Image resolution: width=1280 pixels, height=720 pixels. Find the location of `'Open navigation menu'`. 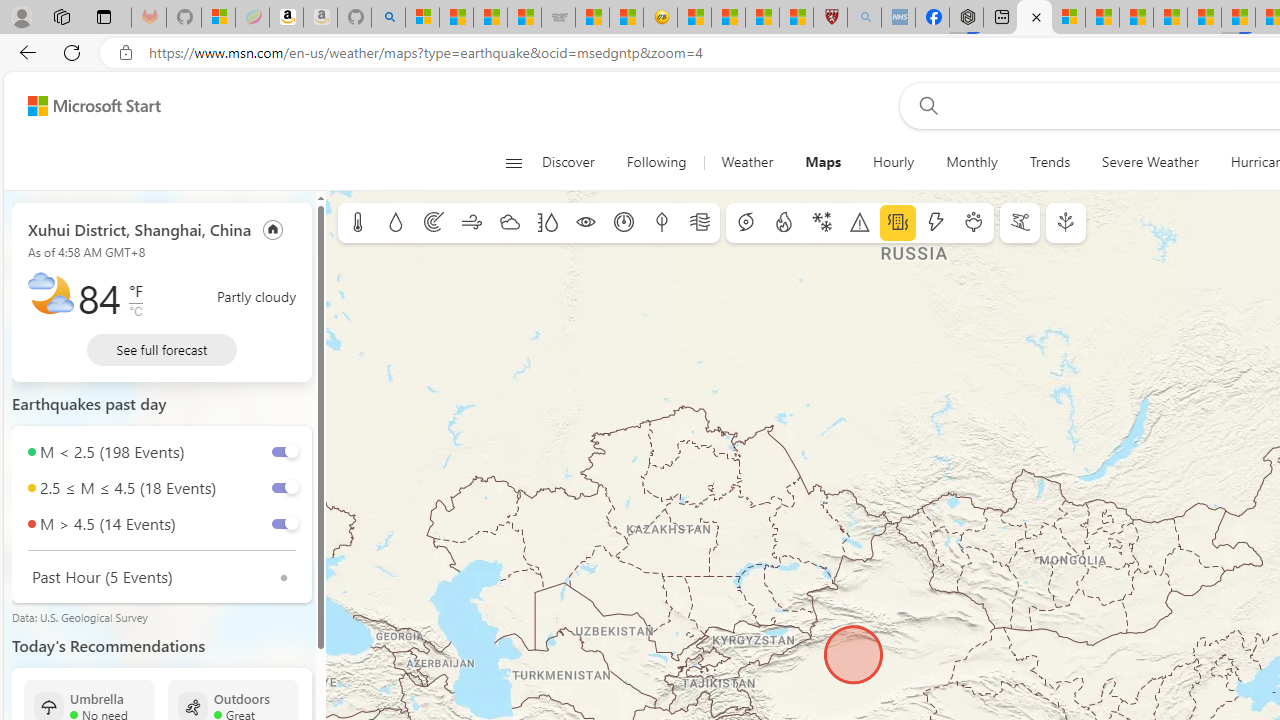

'Open navigation menu' is located at coordinates (513, 162).